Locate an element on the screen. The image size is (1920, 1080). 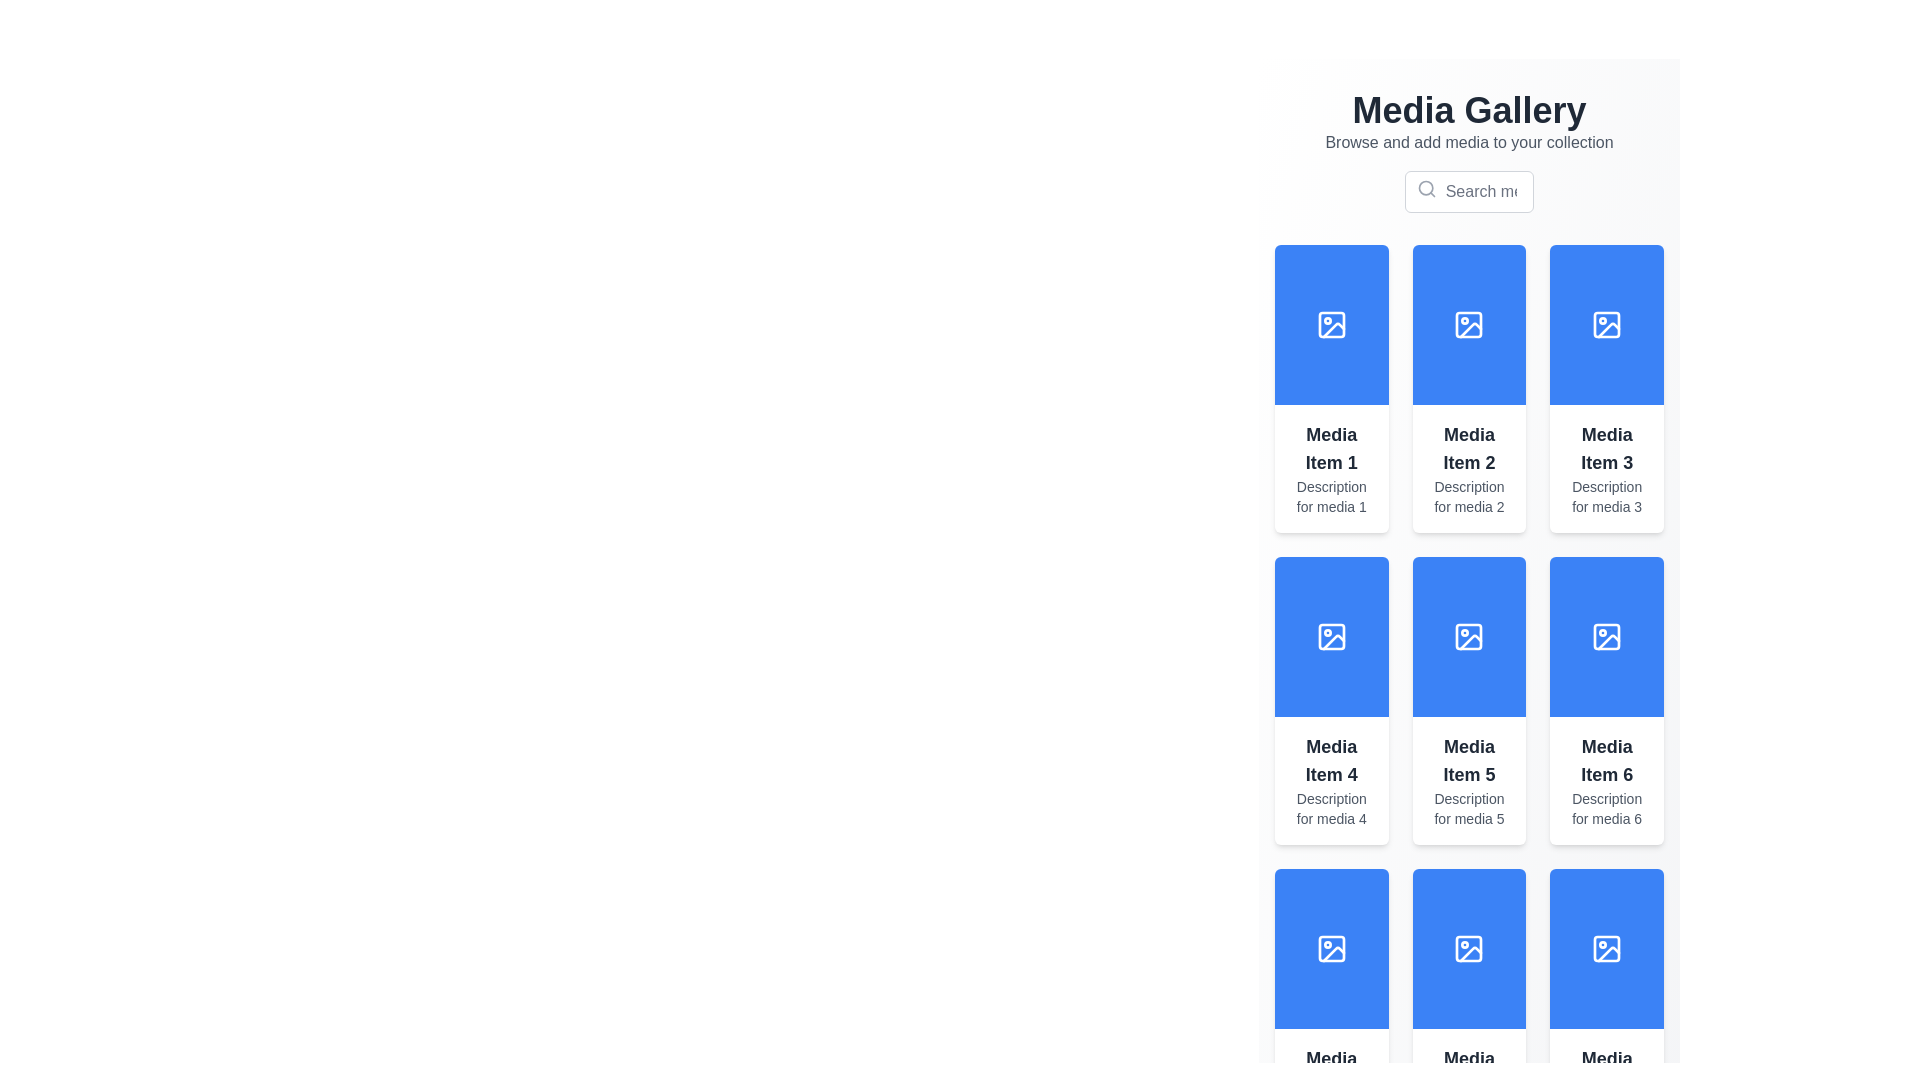
the text input field with a search icon and placeholder text 'Search m' located below the 'Media Gallery' heading is located at coordinates (1469, 192).